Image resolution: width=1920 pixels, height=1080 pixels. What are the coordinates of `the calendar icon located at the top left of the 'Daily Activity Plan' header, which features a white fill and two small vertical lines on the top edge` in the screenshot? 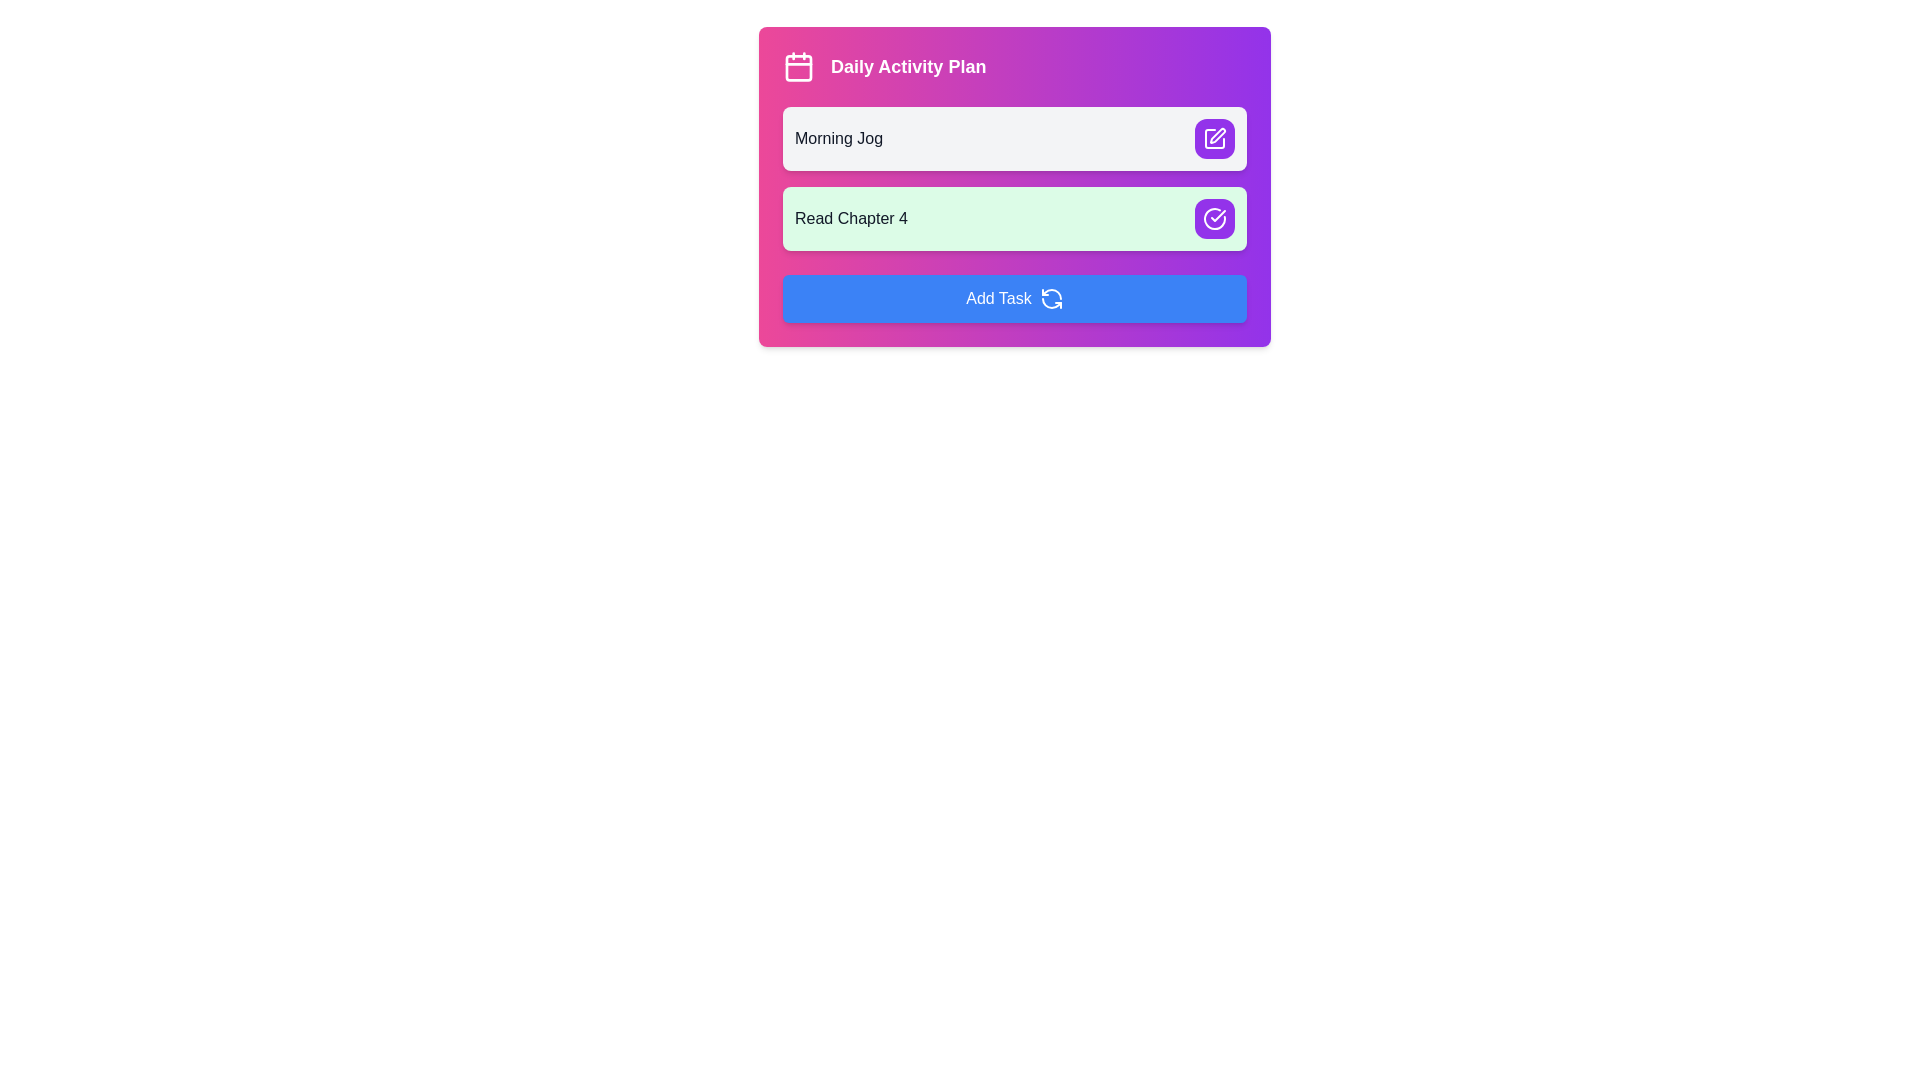 It's located at (797, 65).